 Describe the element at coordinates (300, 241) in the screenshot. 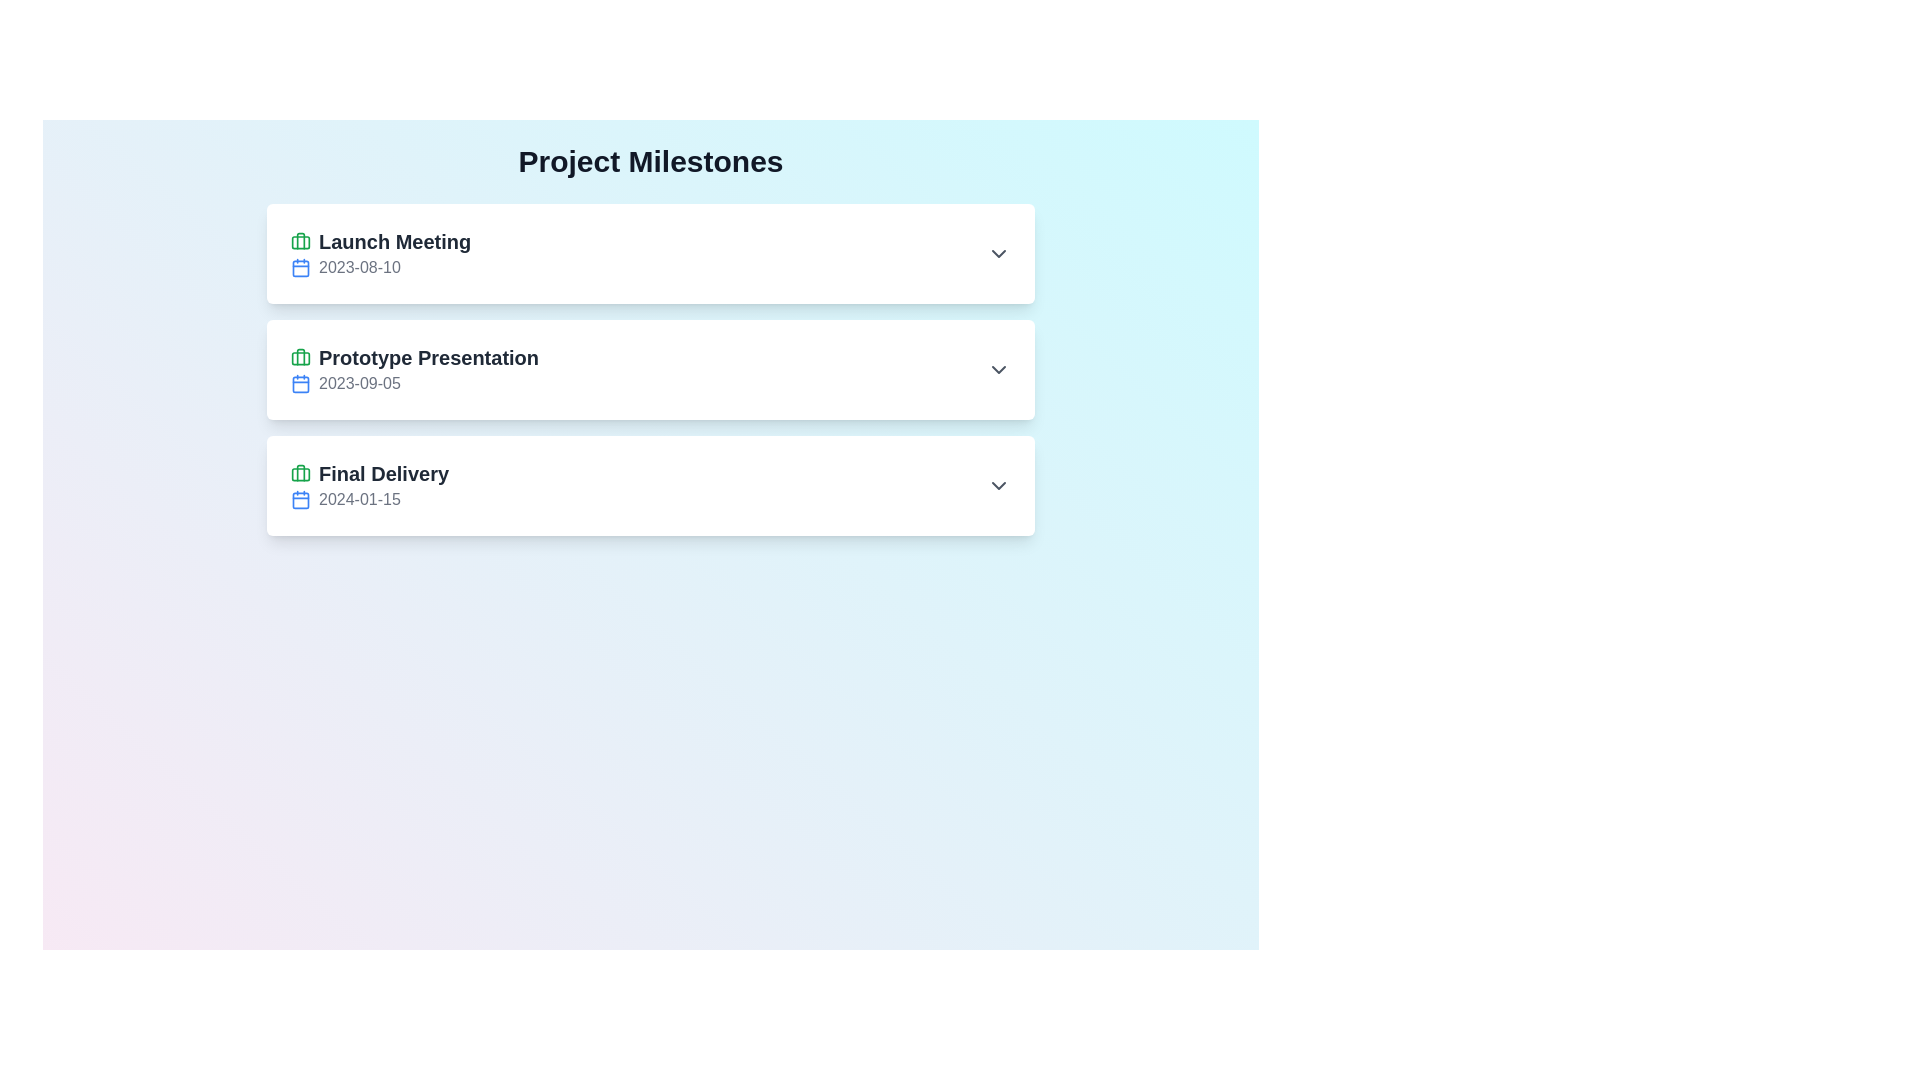

I see `the 'Launch Meeting' icon located to the left of the title text under 'Project Milestones'` at that location.